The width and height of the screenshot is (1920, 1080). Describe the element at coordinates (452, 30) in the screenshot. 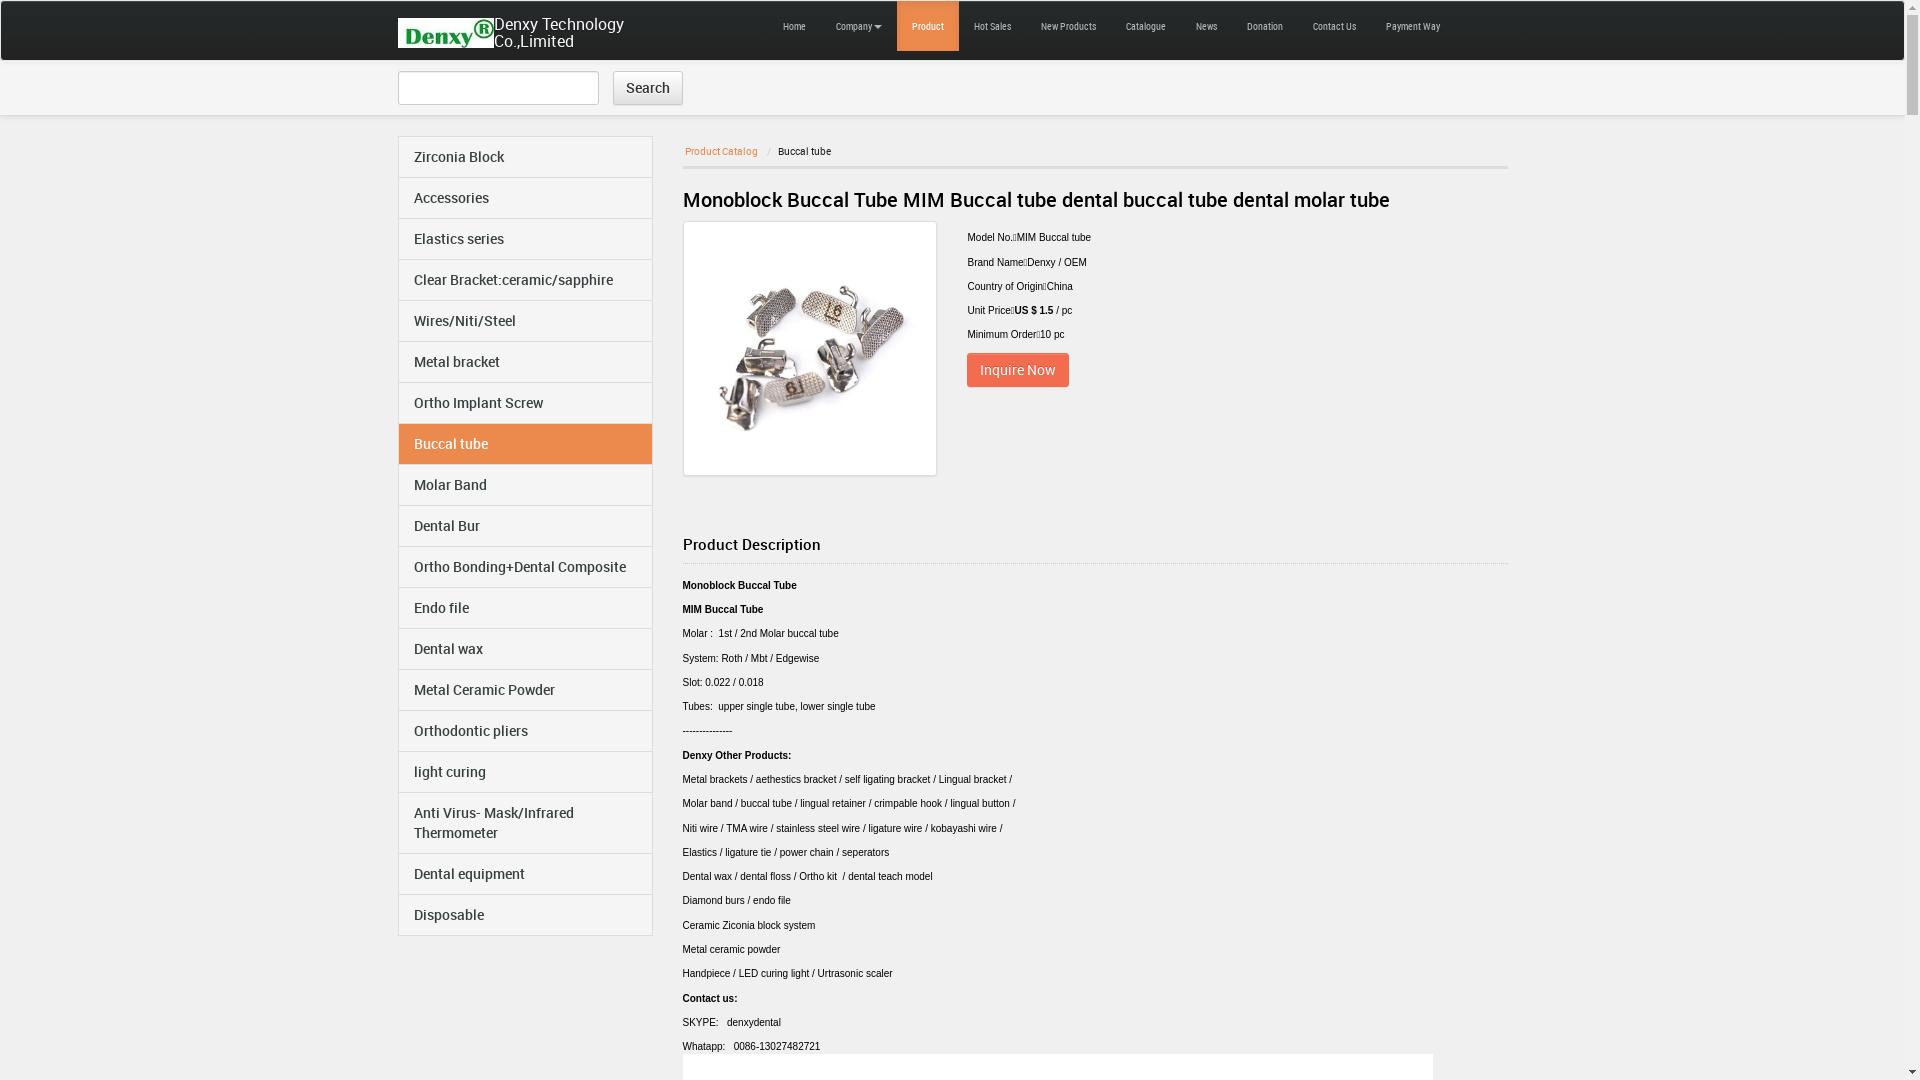

I see `'Denxy Technology Co.,Limited'` at that location.